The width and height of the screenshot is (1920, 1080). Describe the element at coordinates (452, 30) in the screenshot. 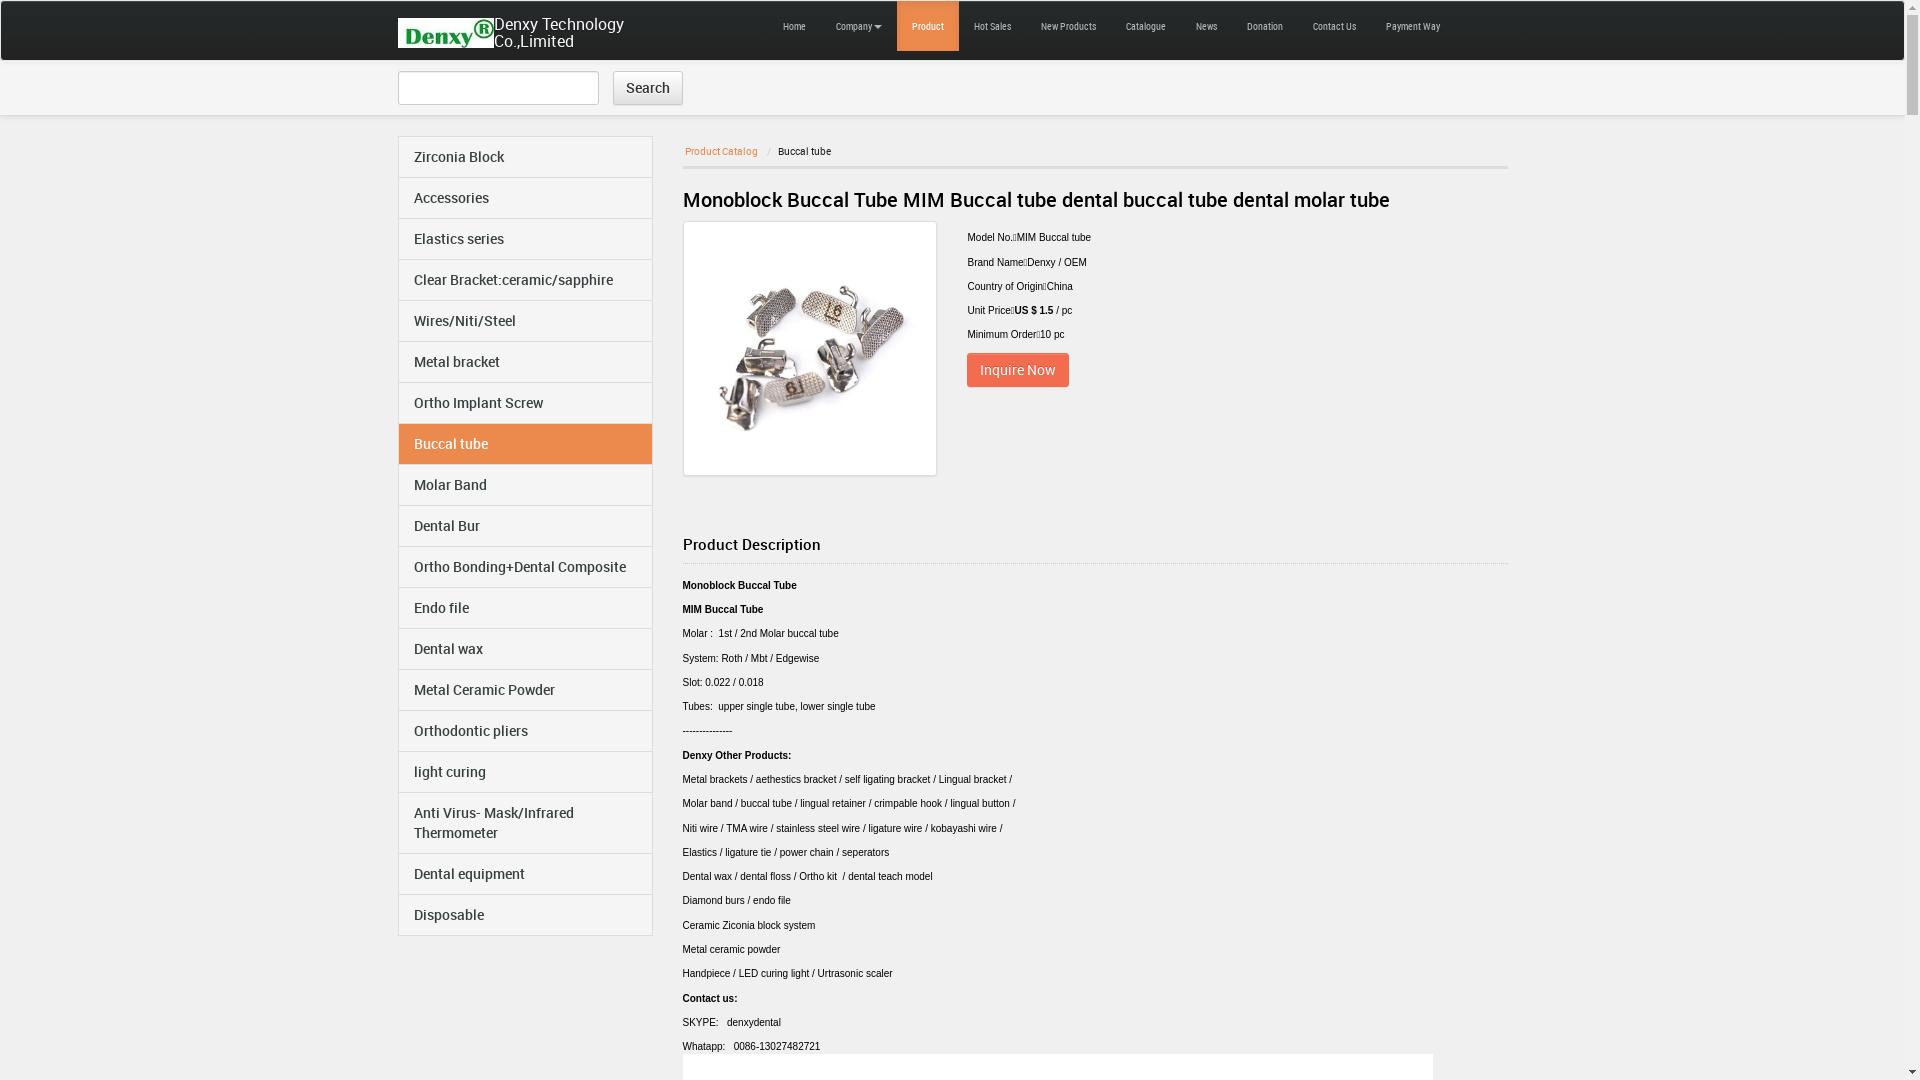

I see `'Denxy Technology Co.,Limited'` at that location.